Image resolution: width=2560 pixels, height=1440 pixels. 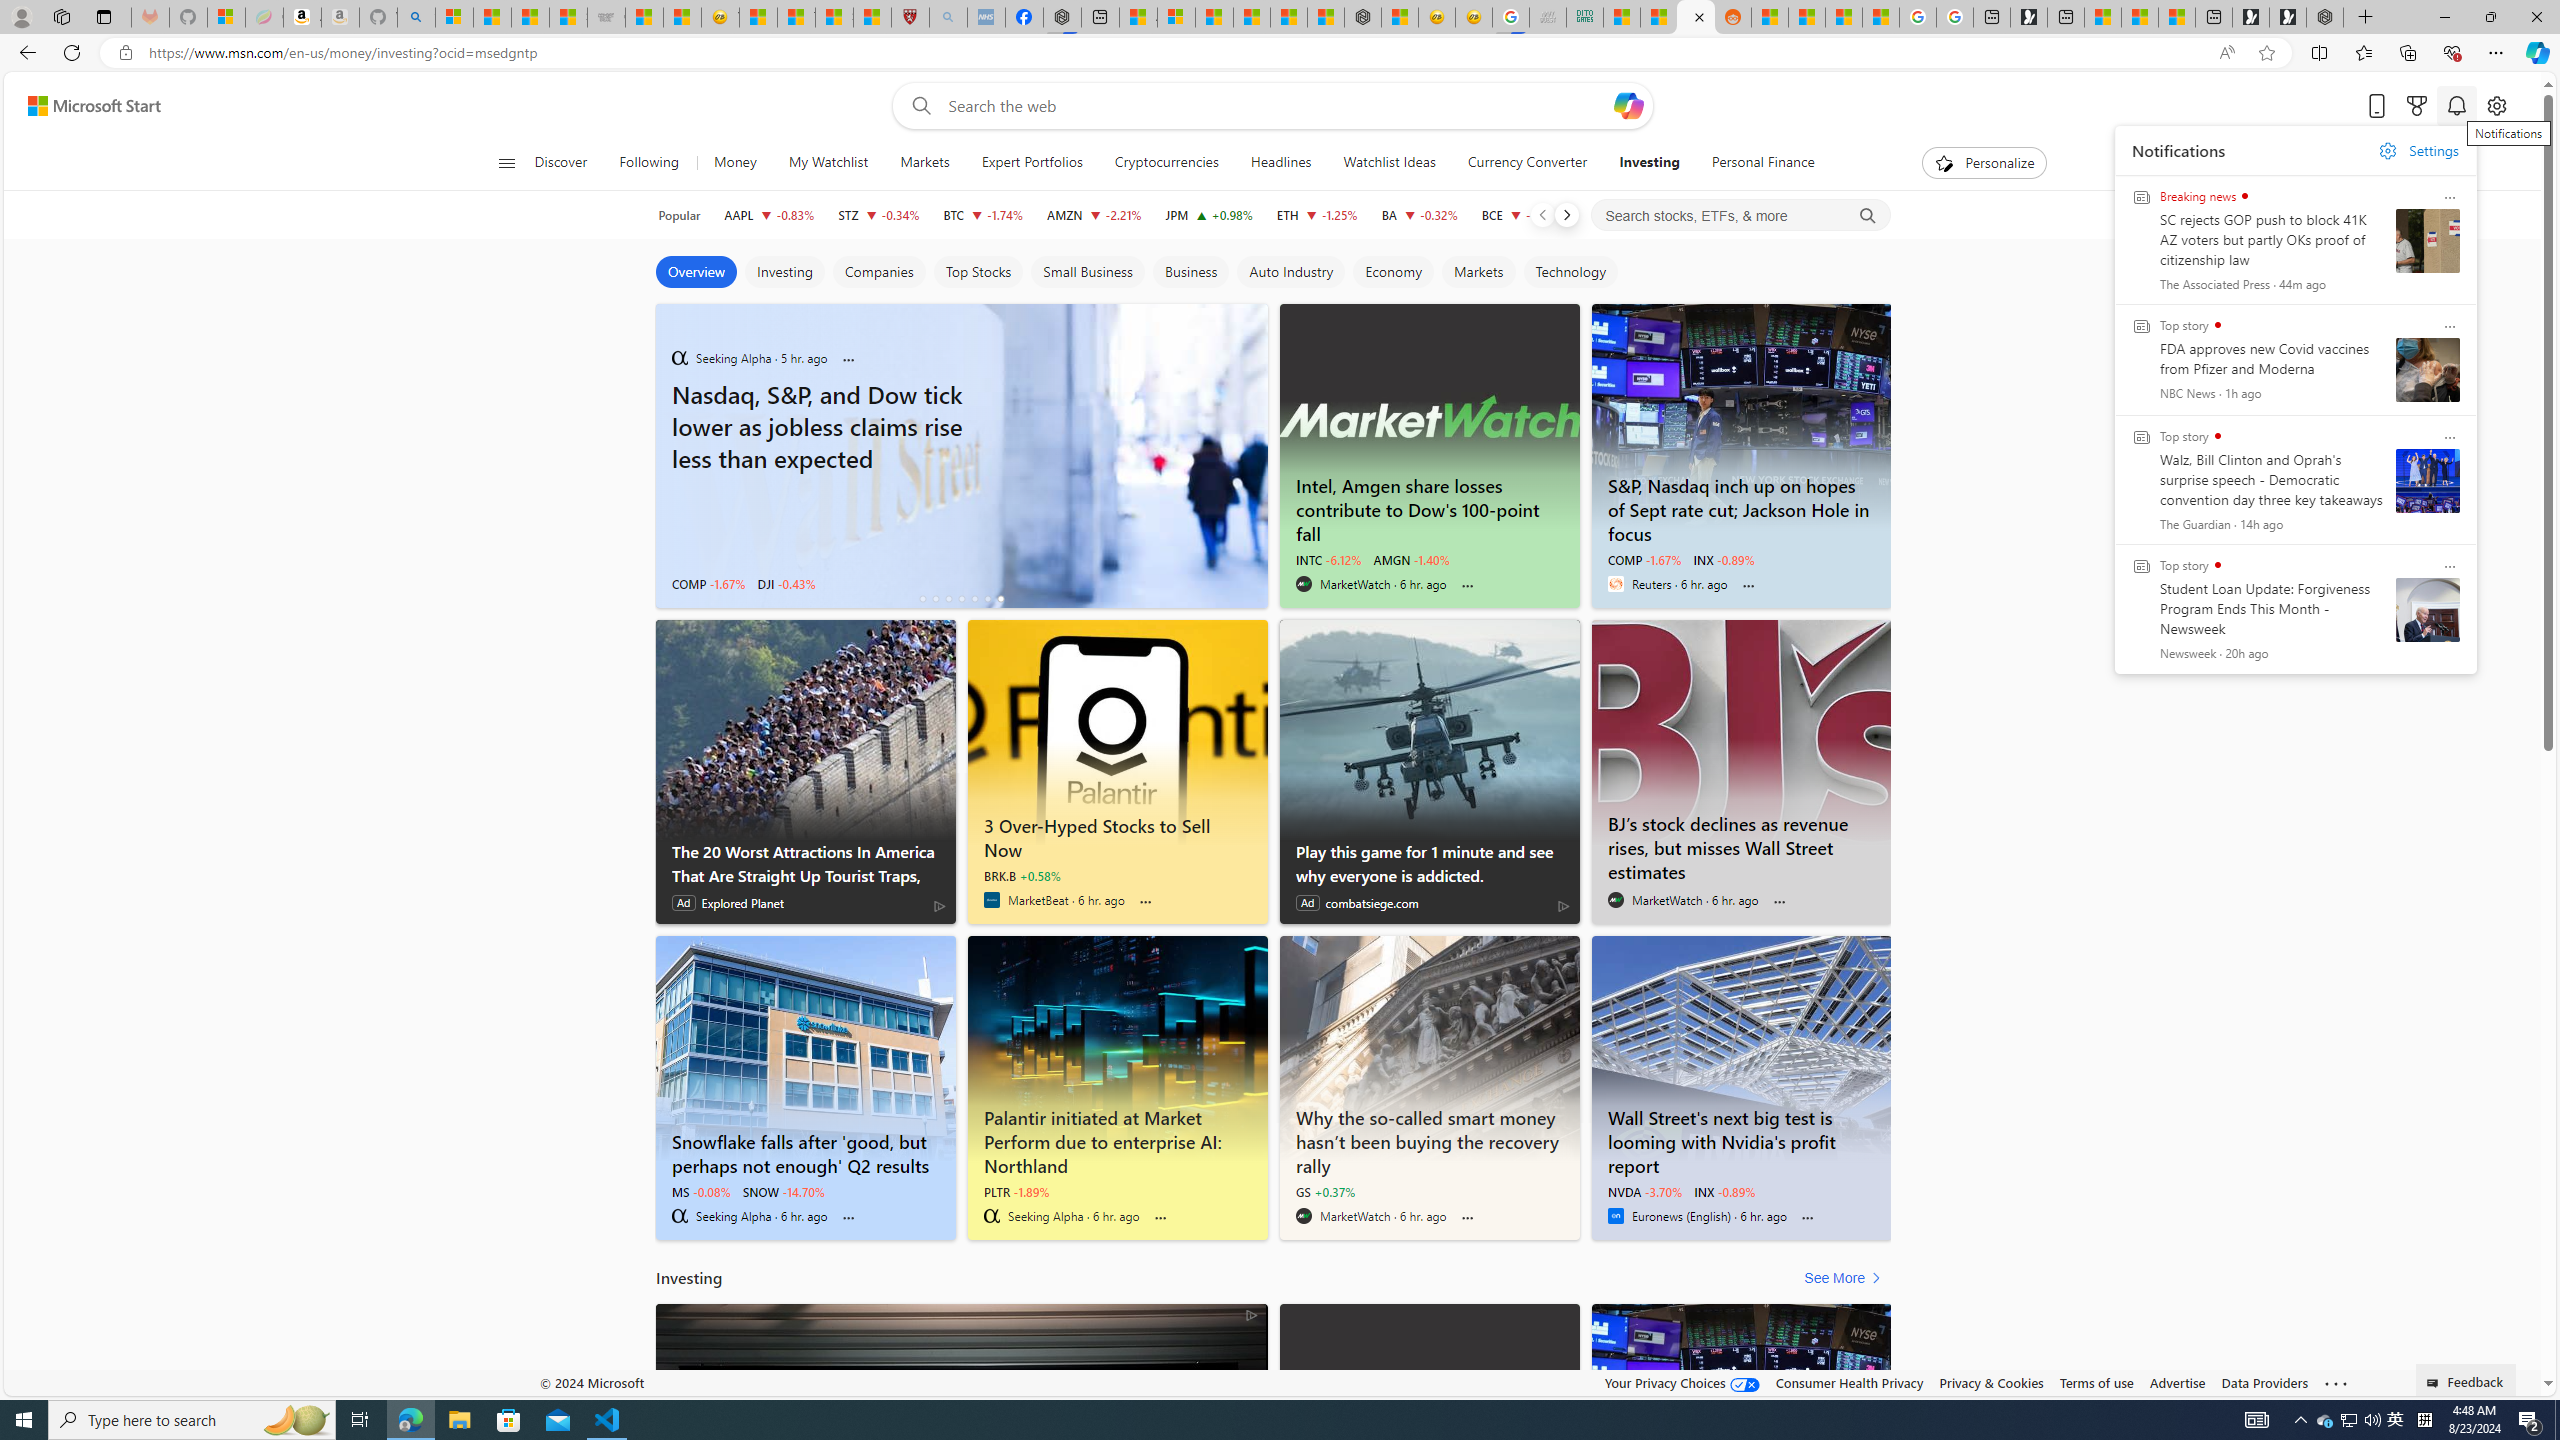 What do you see at coordinates (2095, 1382) in the screenshot?
I see `'Terms of use'` at bounding box center [2095, 1382].